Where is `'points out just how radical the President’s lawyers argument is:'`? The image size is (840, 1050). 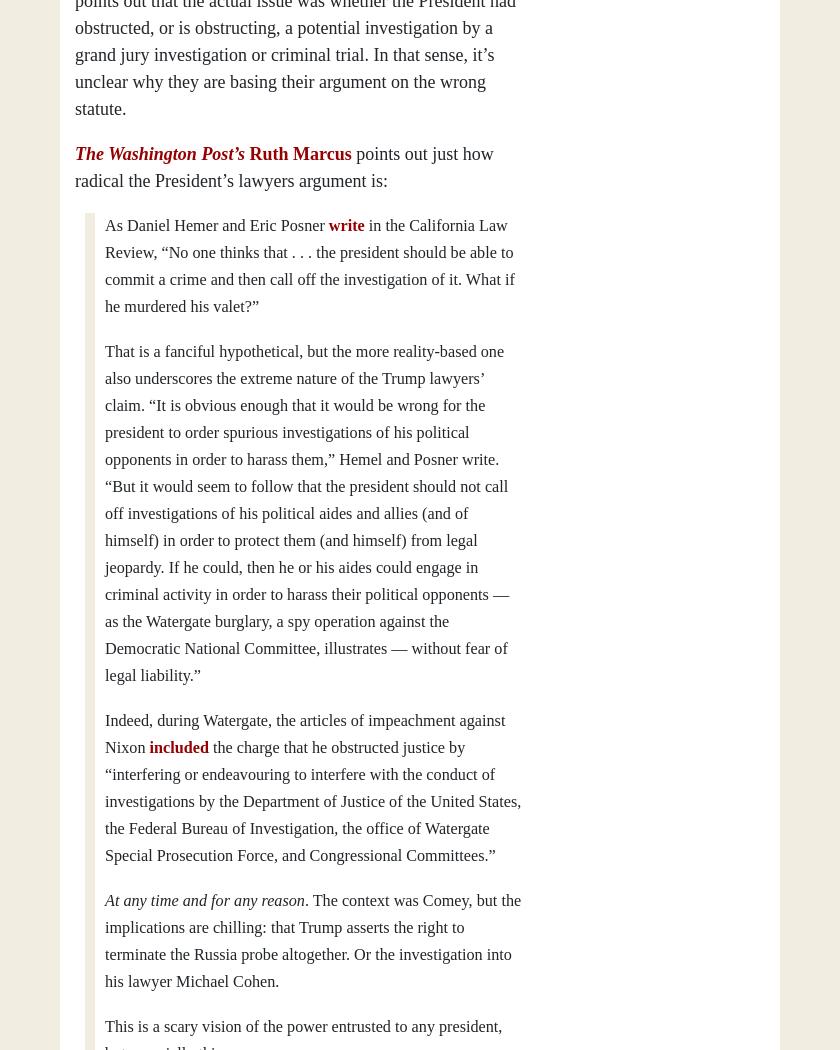 'points out just how radical the President’s lawyers argument is:' is located at coordinates (284, 167).